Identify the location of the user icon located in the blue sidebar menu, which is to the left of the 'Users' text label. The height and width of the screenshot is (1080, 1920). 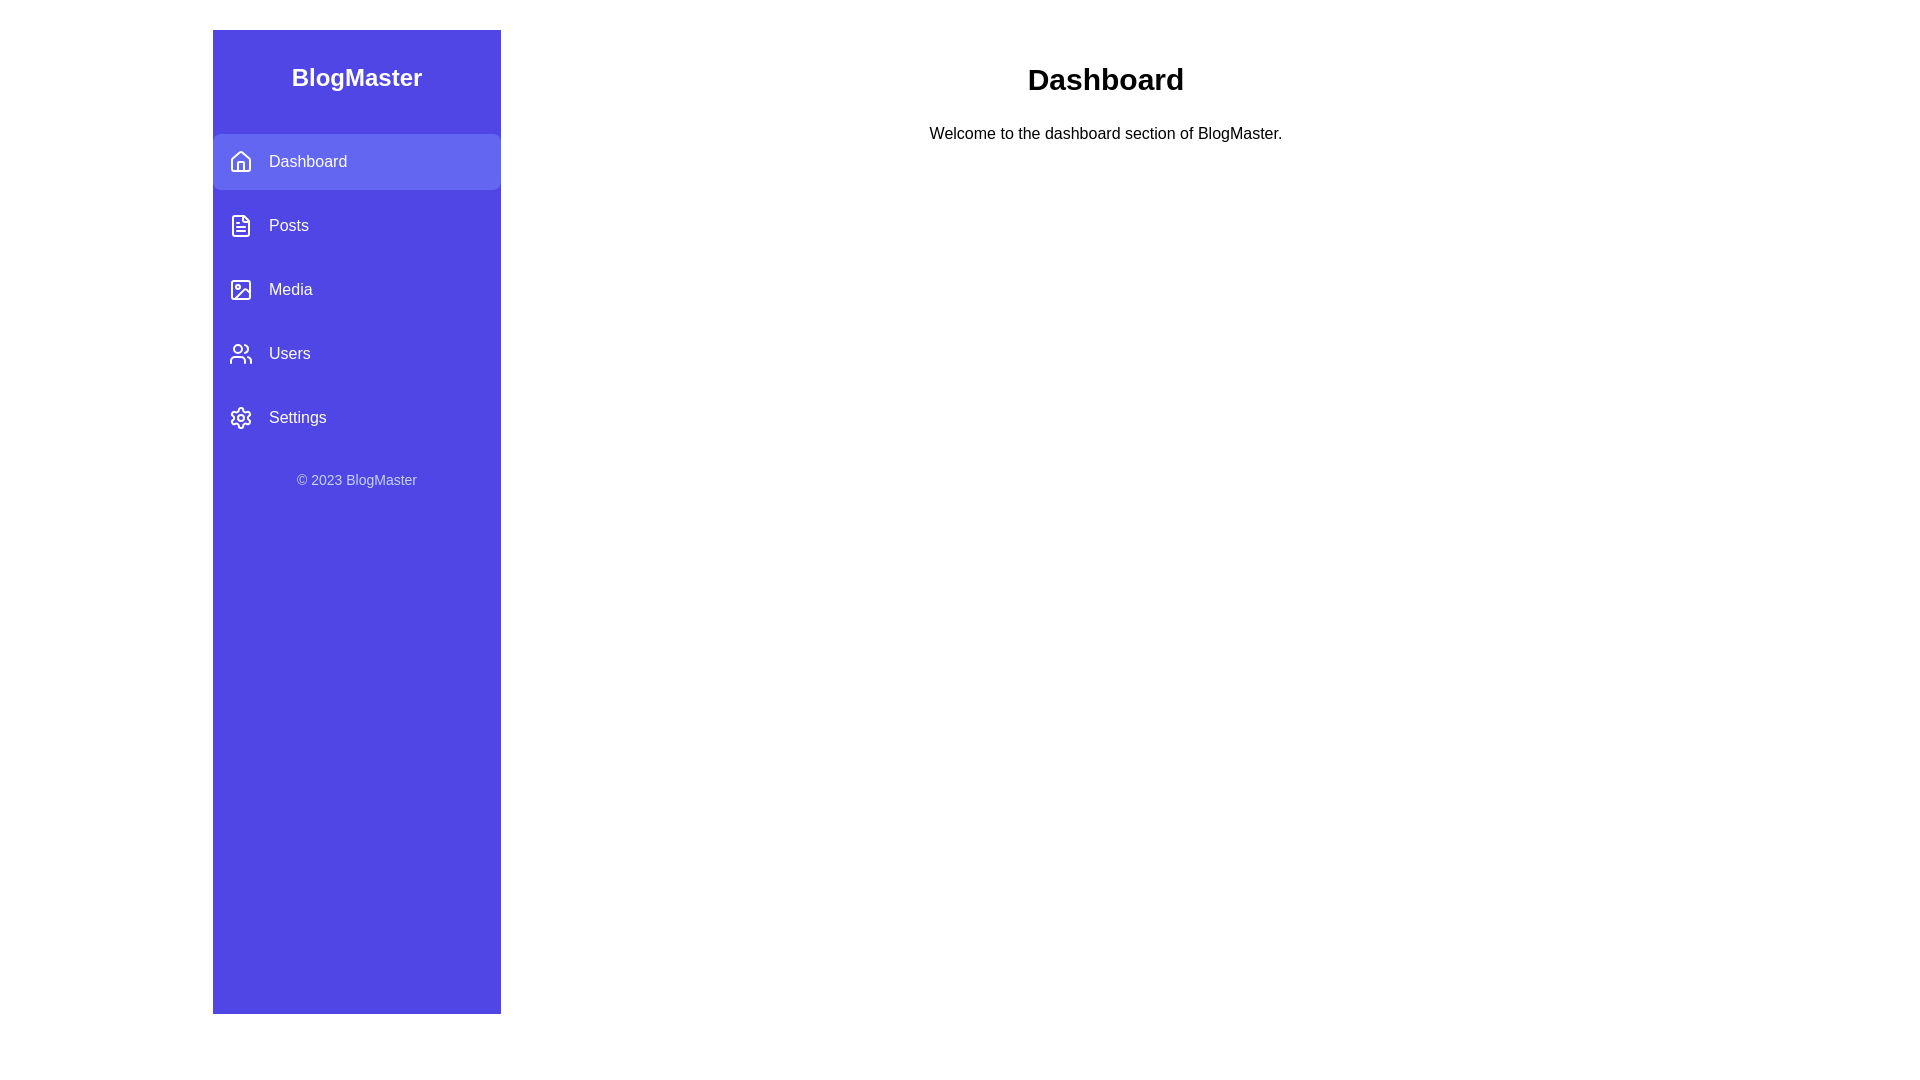
(240, 353).